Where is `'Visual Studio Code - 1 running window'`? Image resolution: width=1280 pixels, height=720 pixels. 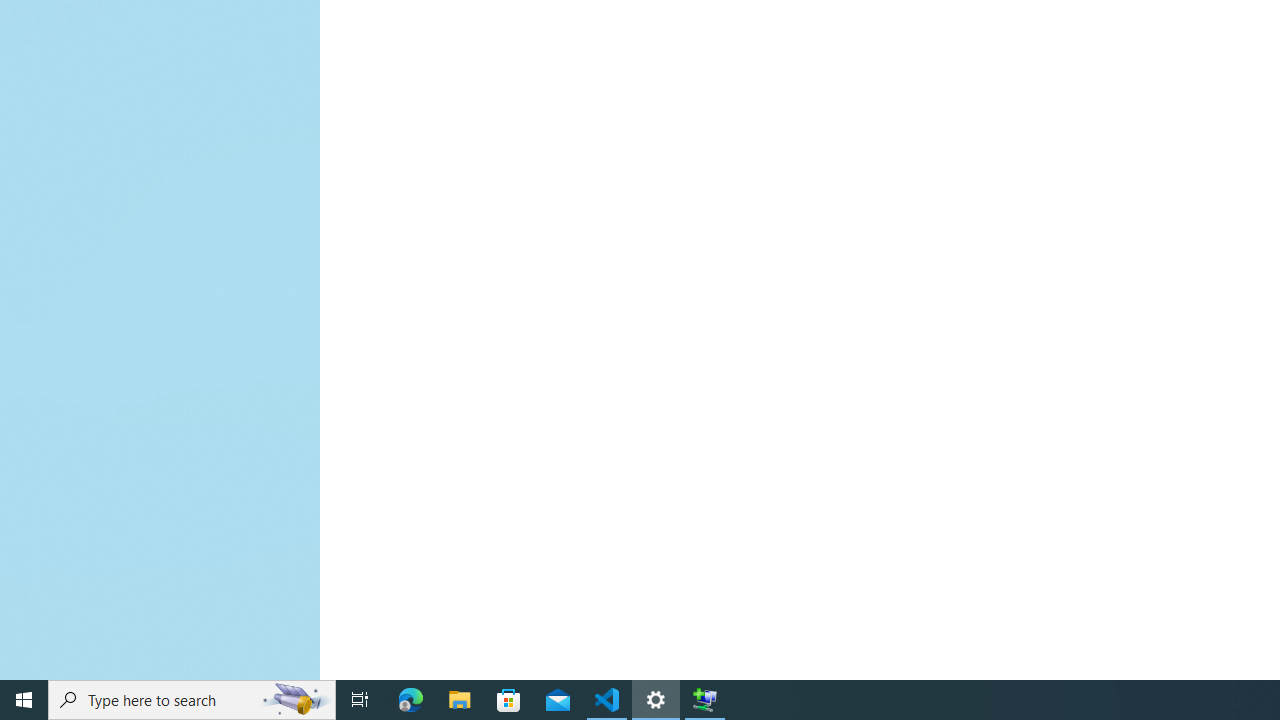
'Visual Studio Code - 1 running window' is located at coordinates (606, 698).